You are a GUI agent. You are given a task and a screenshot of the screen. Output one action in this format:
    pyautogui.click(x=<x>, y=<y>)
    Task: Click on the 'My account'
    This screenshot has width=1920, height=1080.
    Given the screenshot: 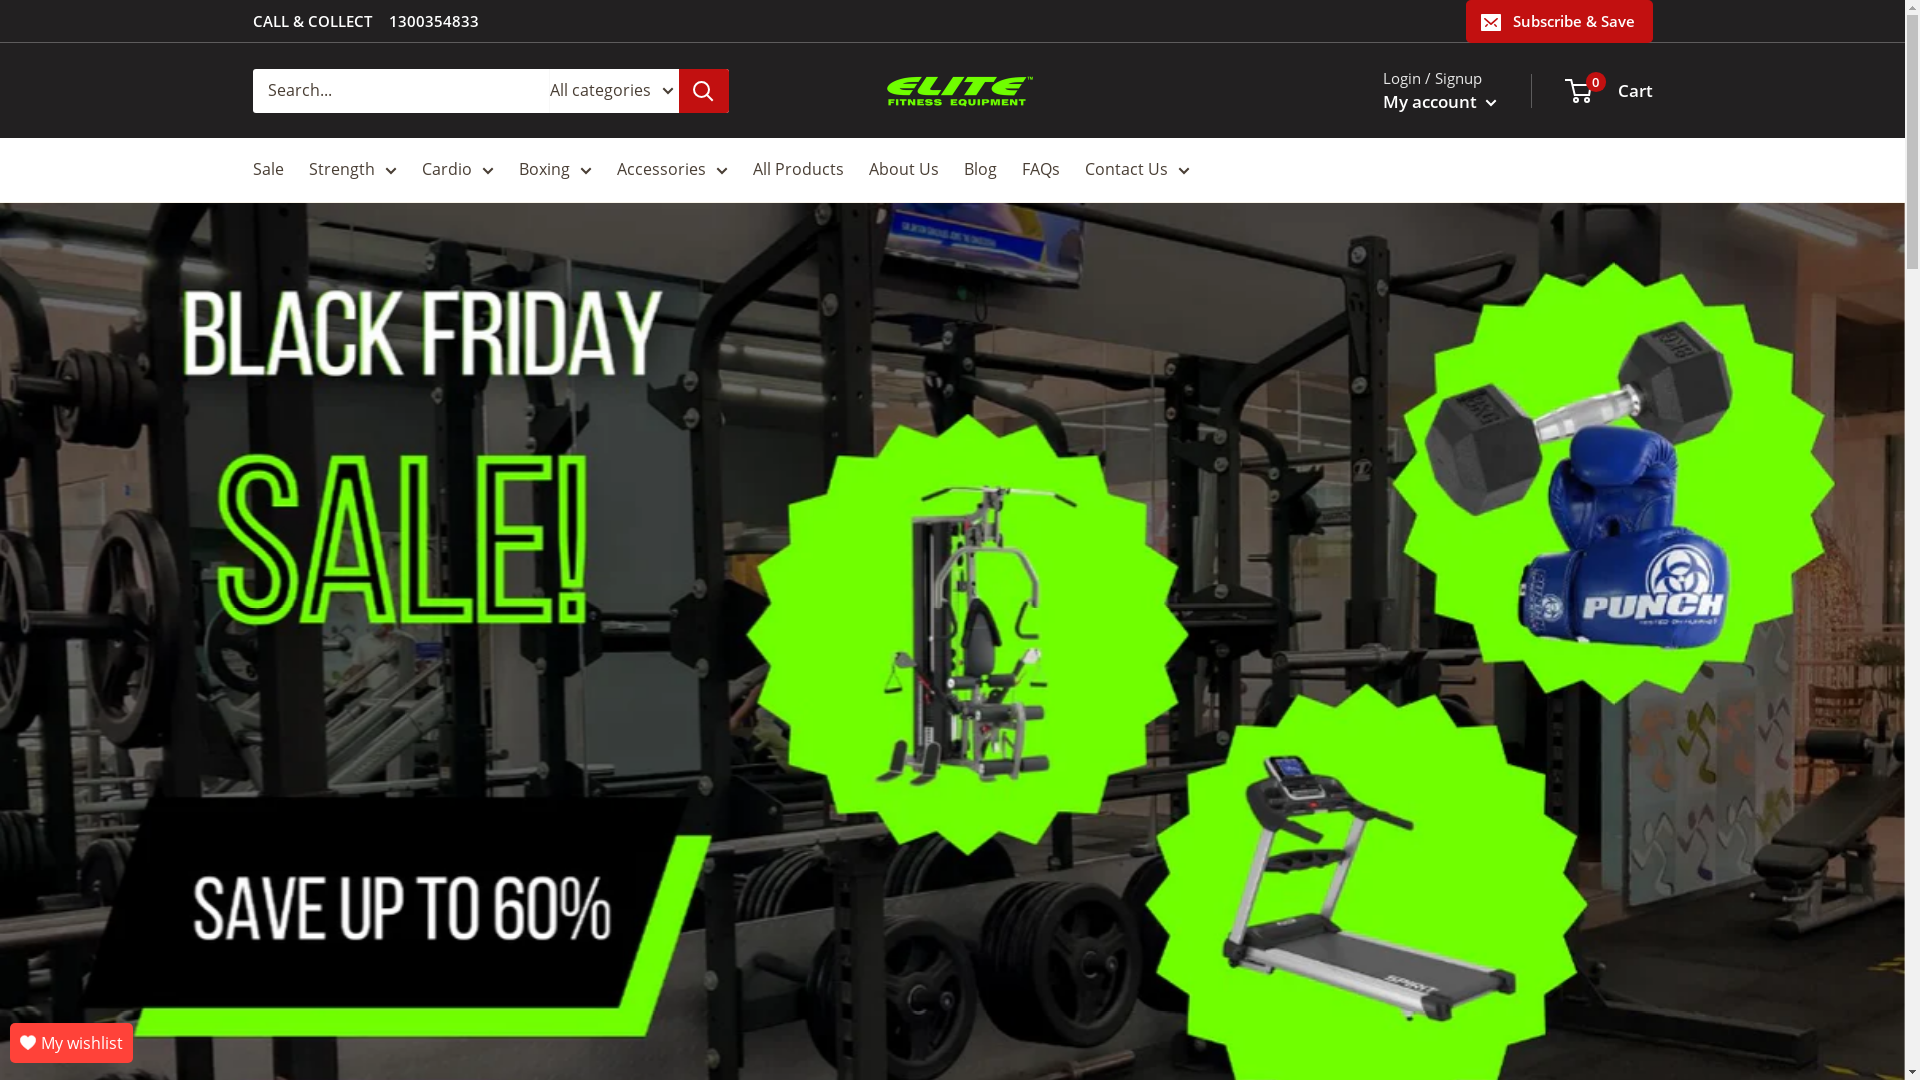 What is the action you would take?
    pyautogui.click(x=1438, y=101)
    